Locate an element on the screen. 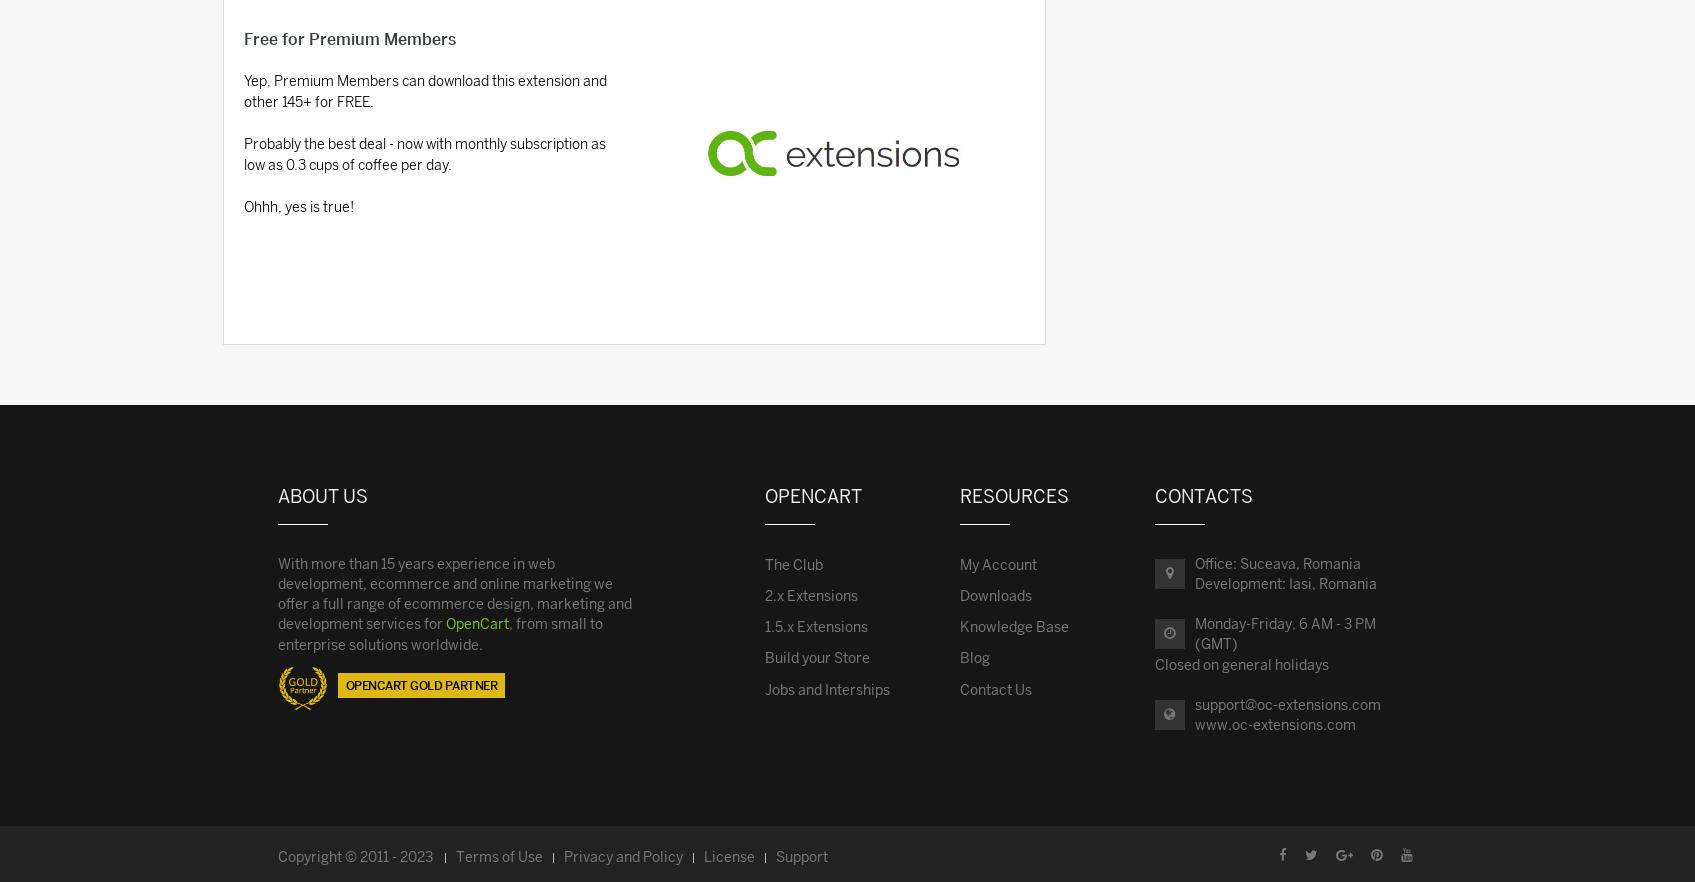 This screenshot has width=1695, height=882. 'Terms of Use' is located at coordinates (497, 856).